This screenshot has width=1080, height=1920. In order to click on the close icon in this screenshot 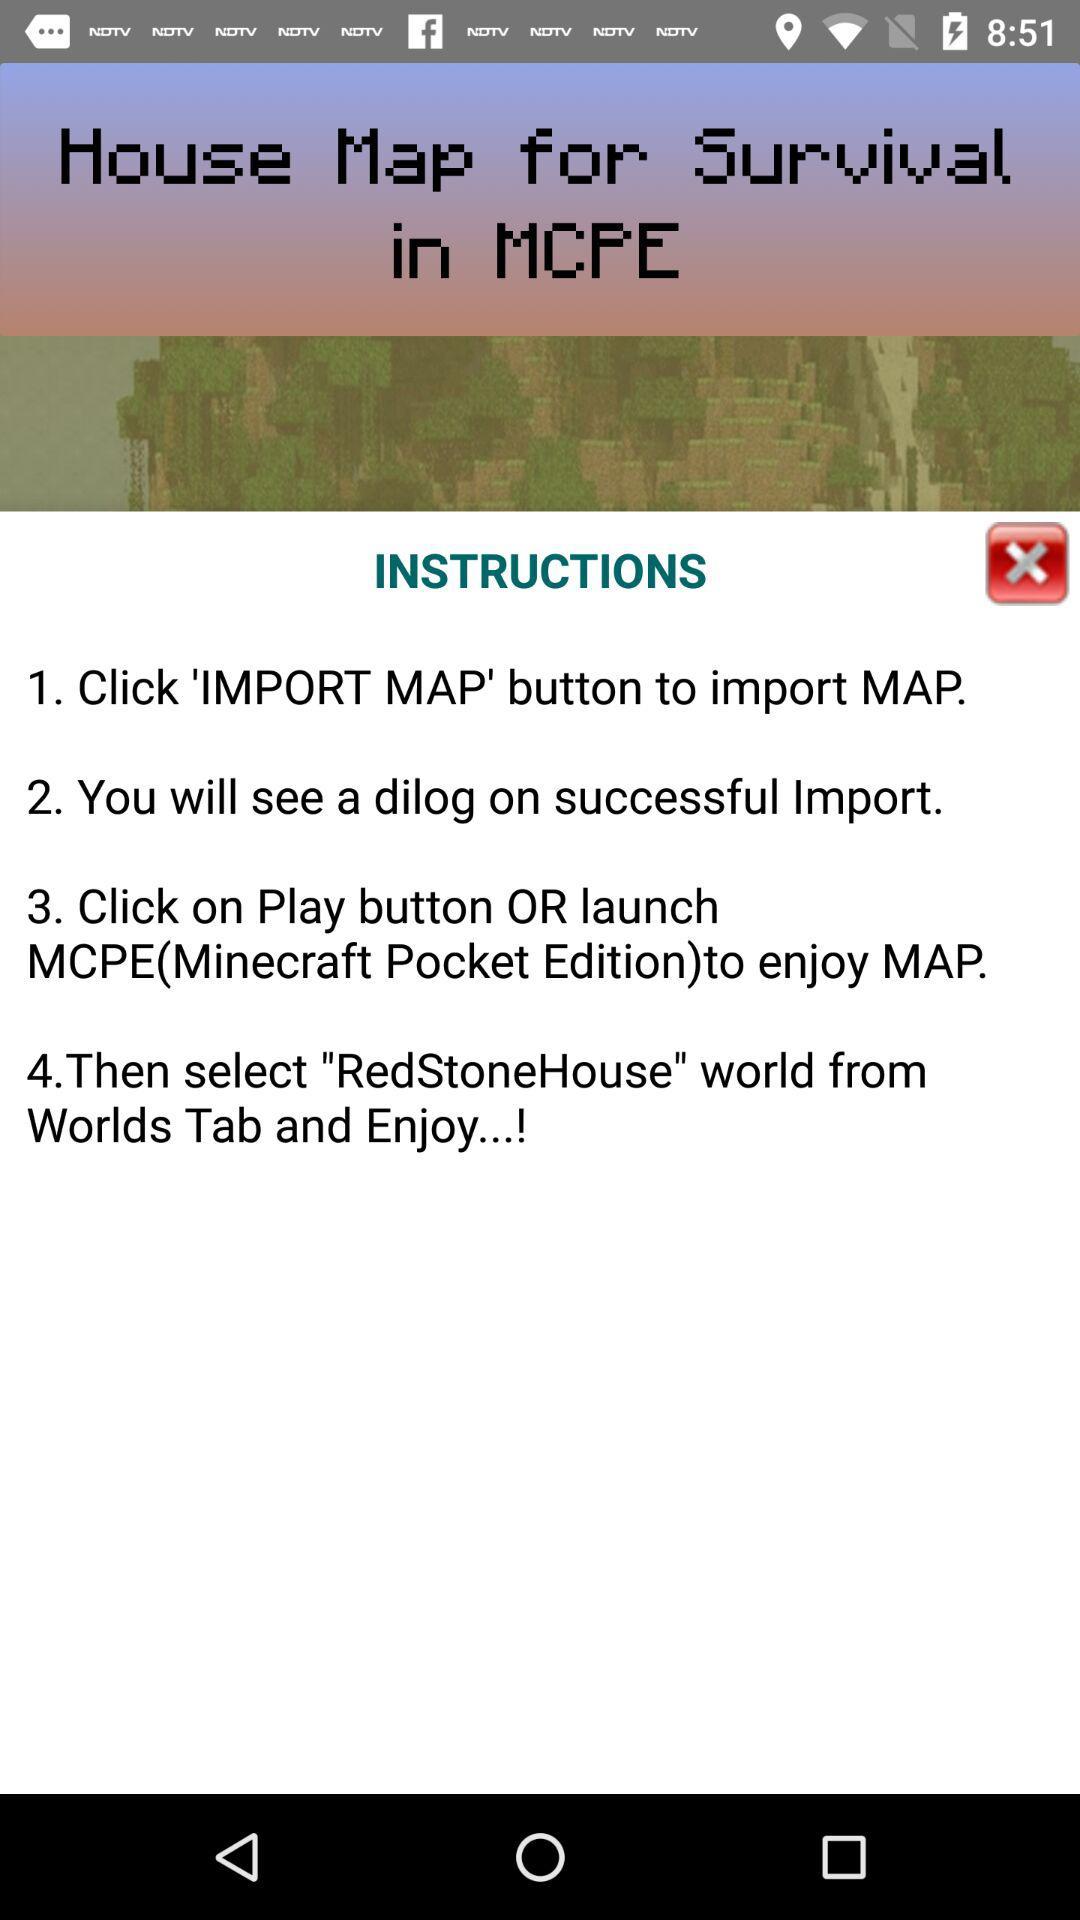, I will do `click(1027, 562)`.